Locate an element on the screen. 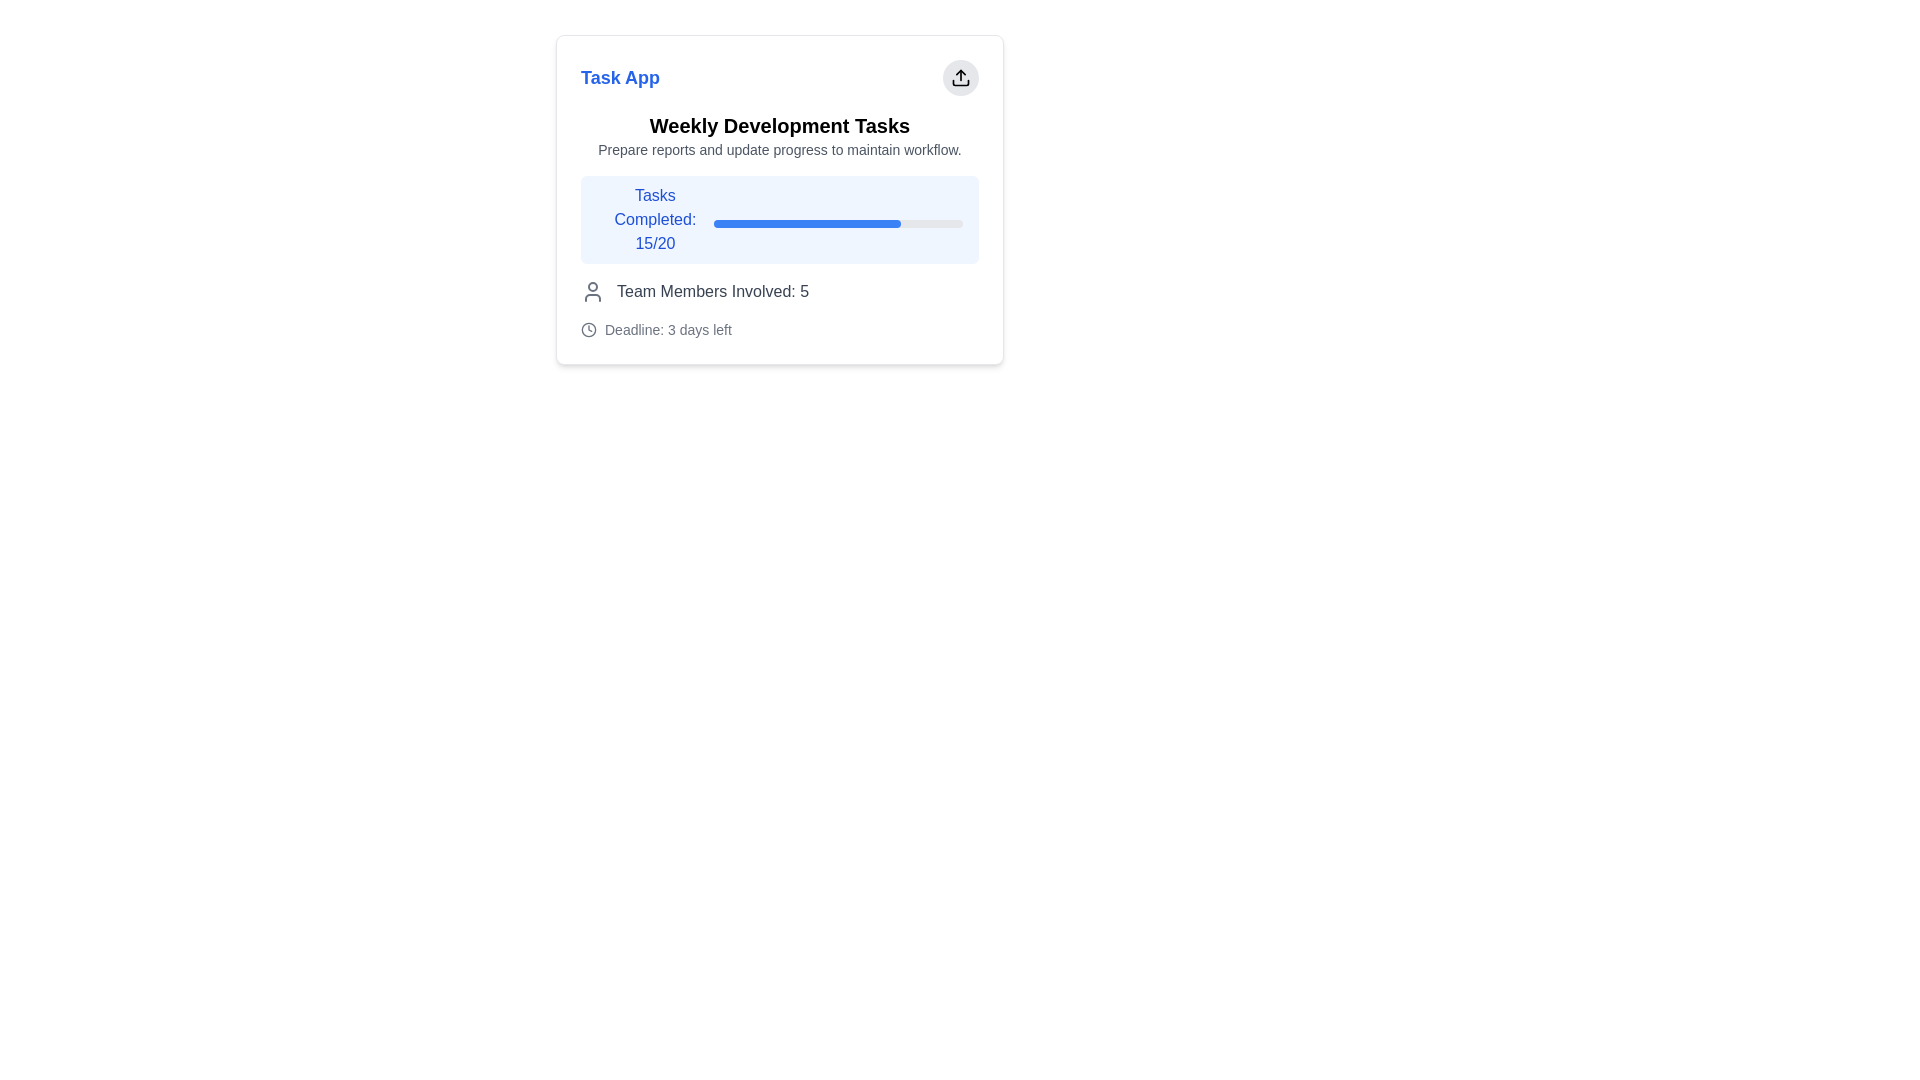 This screenshot has width=1920, height=1080. the progress bar indicating 75% completion with the label 'Tasks Completed: 15/20' for accessibility-related tasks is located at coordinates (778, 219).